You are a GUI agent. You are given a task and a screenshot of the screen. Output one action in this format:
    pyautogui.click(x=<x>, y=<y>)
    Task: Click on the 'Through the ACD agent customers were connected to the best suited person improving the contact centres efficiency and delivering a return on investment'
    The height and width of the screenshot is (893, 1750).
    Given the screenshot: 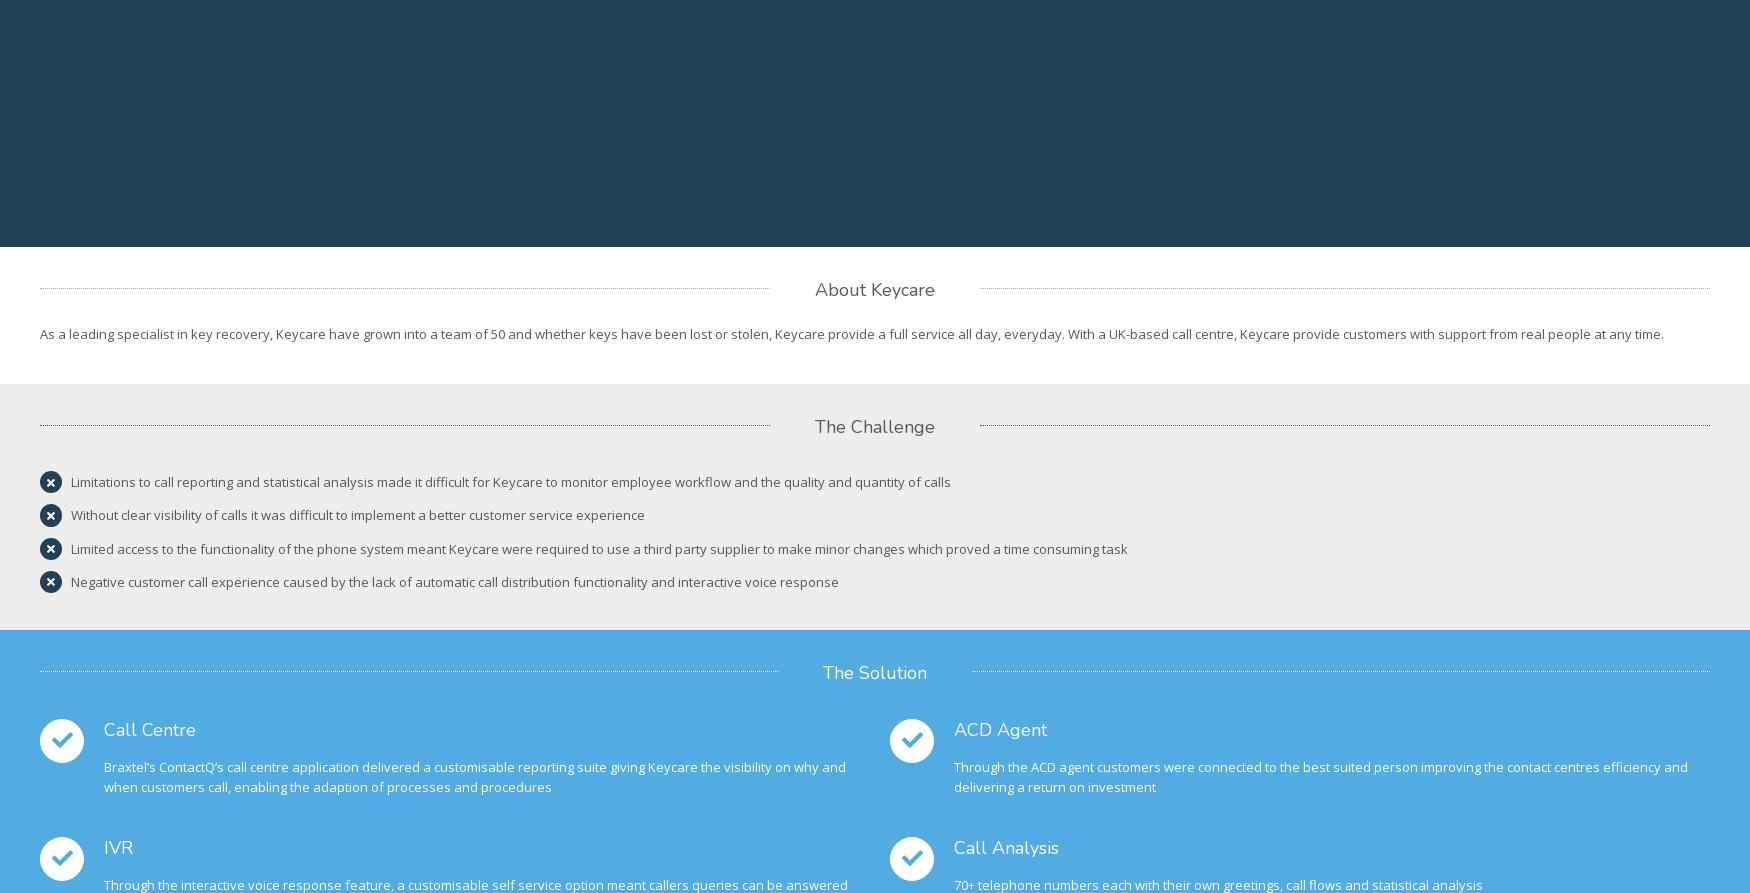 What is the action you would take?
    pyautogui.click(x=1321, y=775)
    